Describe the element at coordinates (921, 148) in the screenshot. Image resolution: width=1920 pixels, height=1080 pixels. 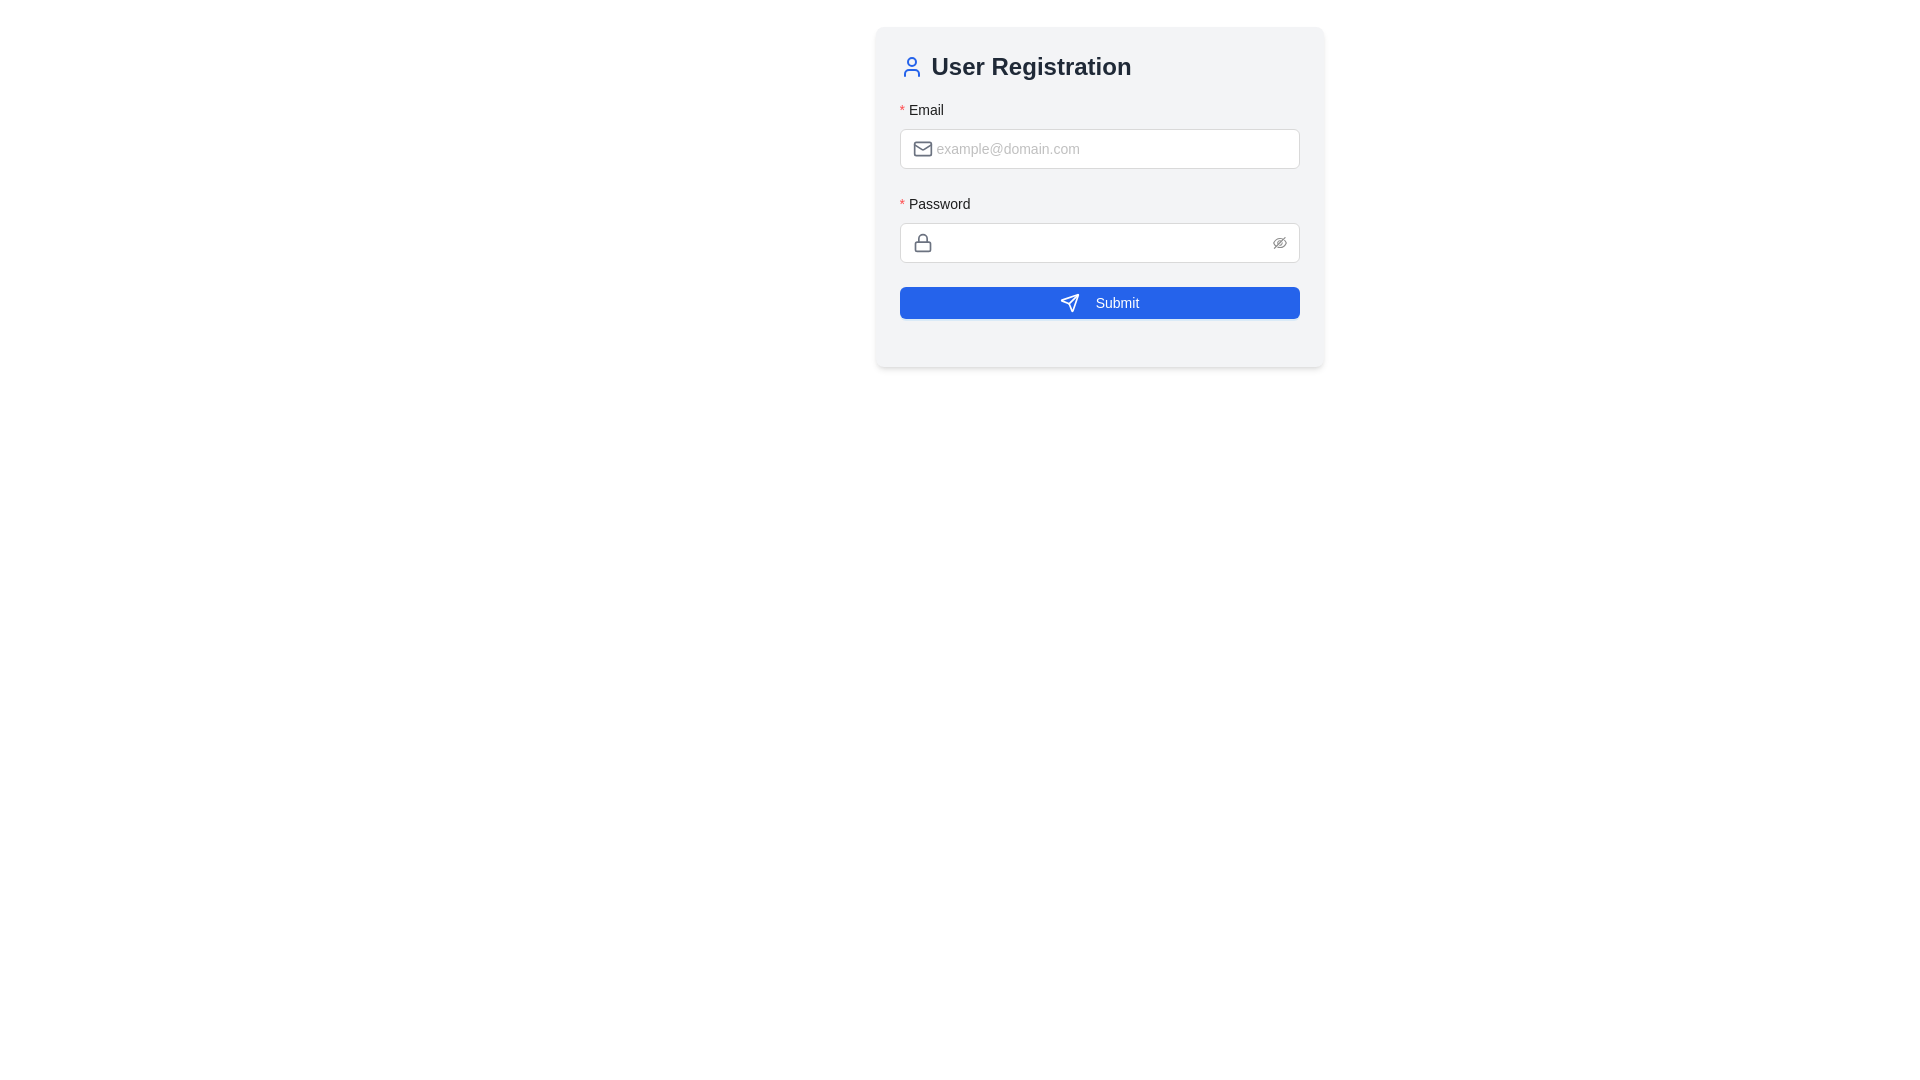
I see `the envelope icon located inside the 'Email' input field of the registration form, which serves as a visual cue for entering an email address` at that location.